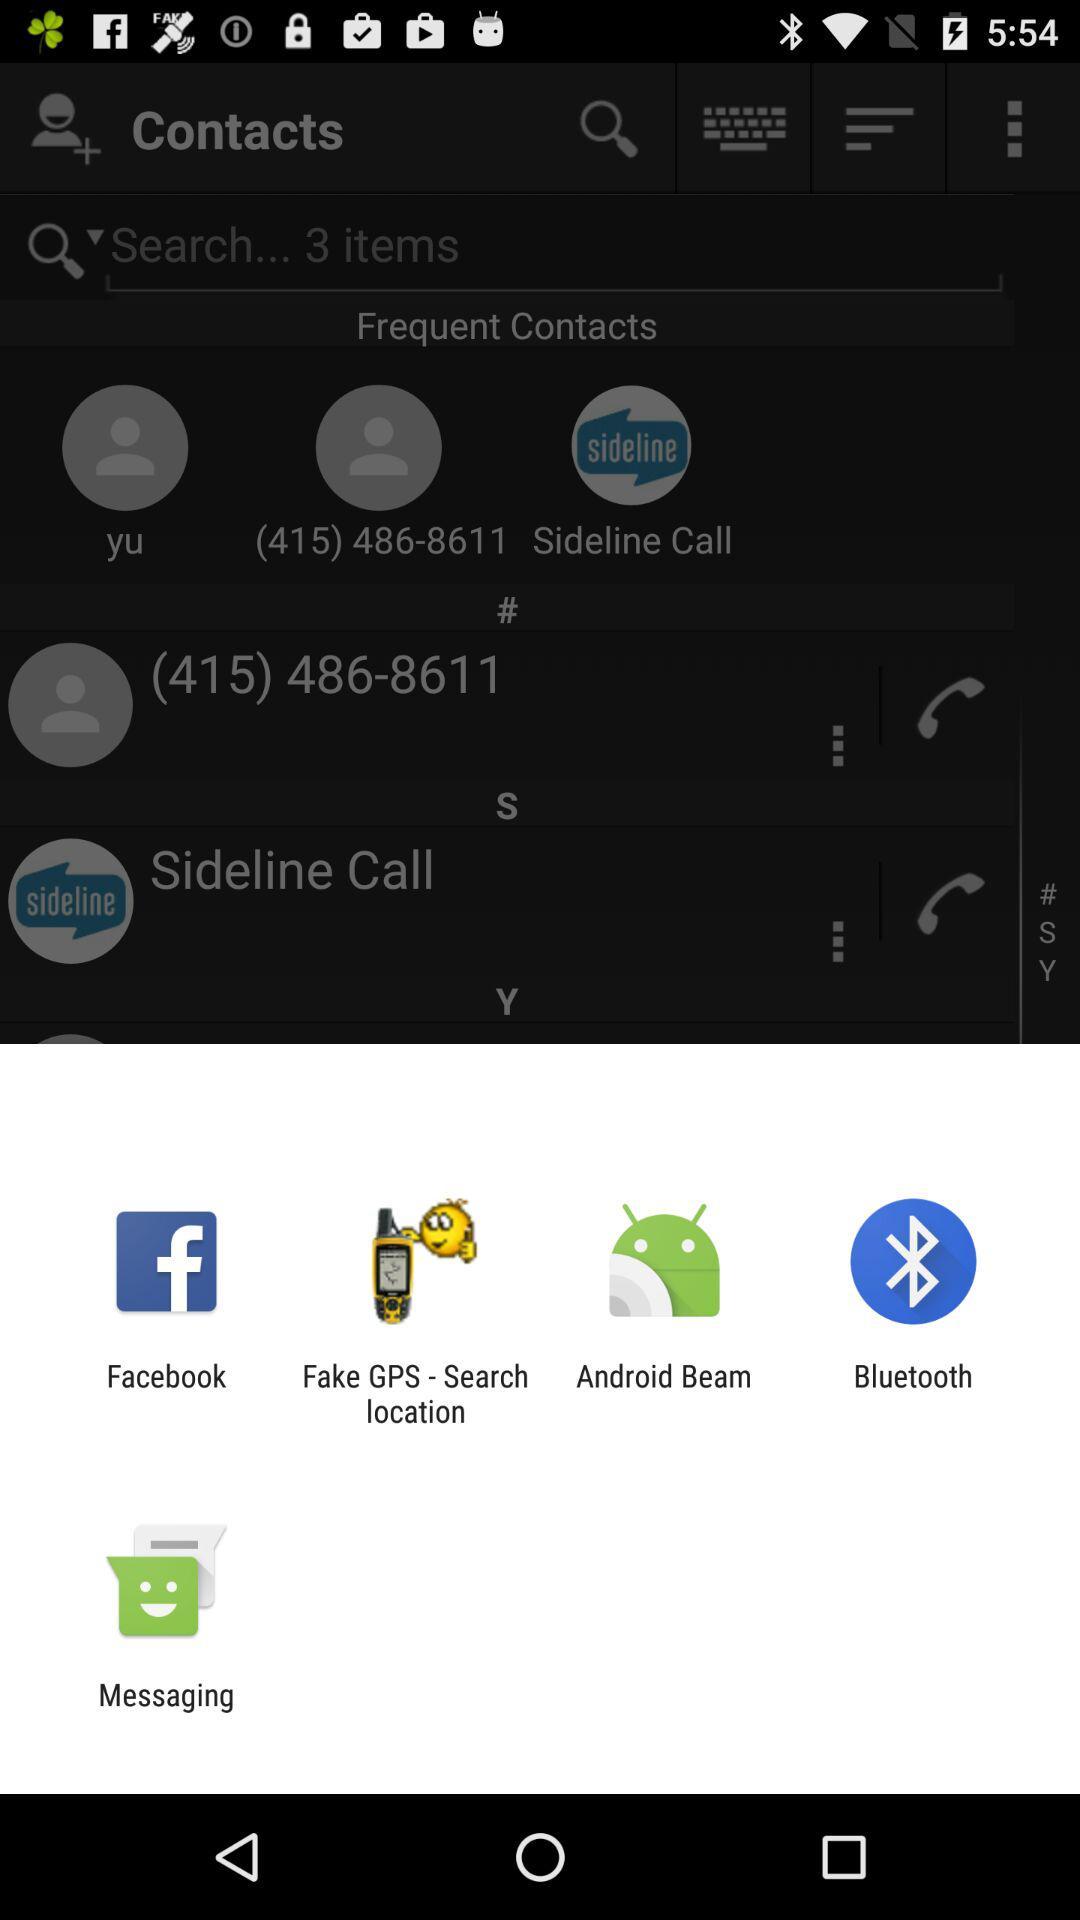 The height and width of the screenshot is (1920, 1080). I want to click on app next to the fake gps search app, so click(165, 1392).